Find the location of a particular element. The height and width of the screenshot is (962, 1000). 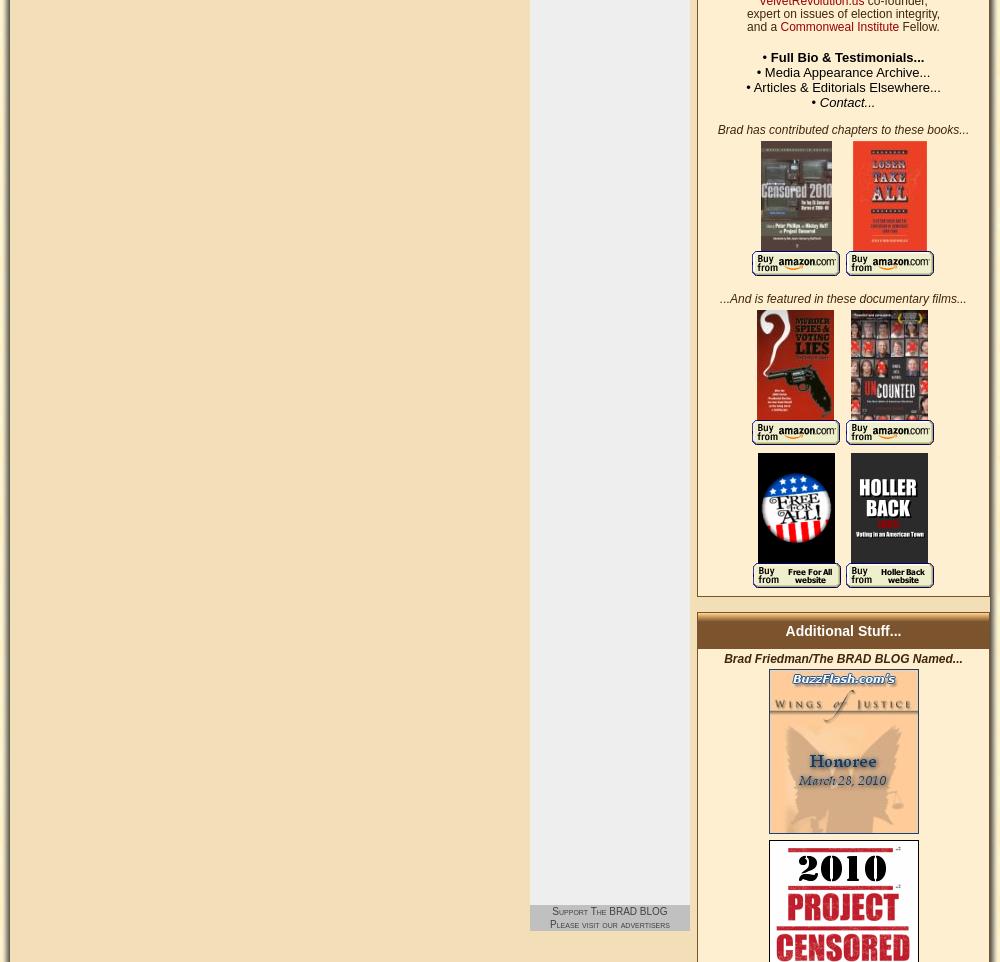

'Support The BRAD BLOG' is located at coordinates (608, 909).